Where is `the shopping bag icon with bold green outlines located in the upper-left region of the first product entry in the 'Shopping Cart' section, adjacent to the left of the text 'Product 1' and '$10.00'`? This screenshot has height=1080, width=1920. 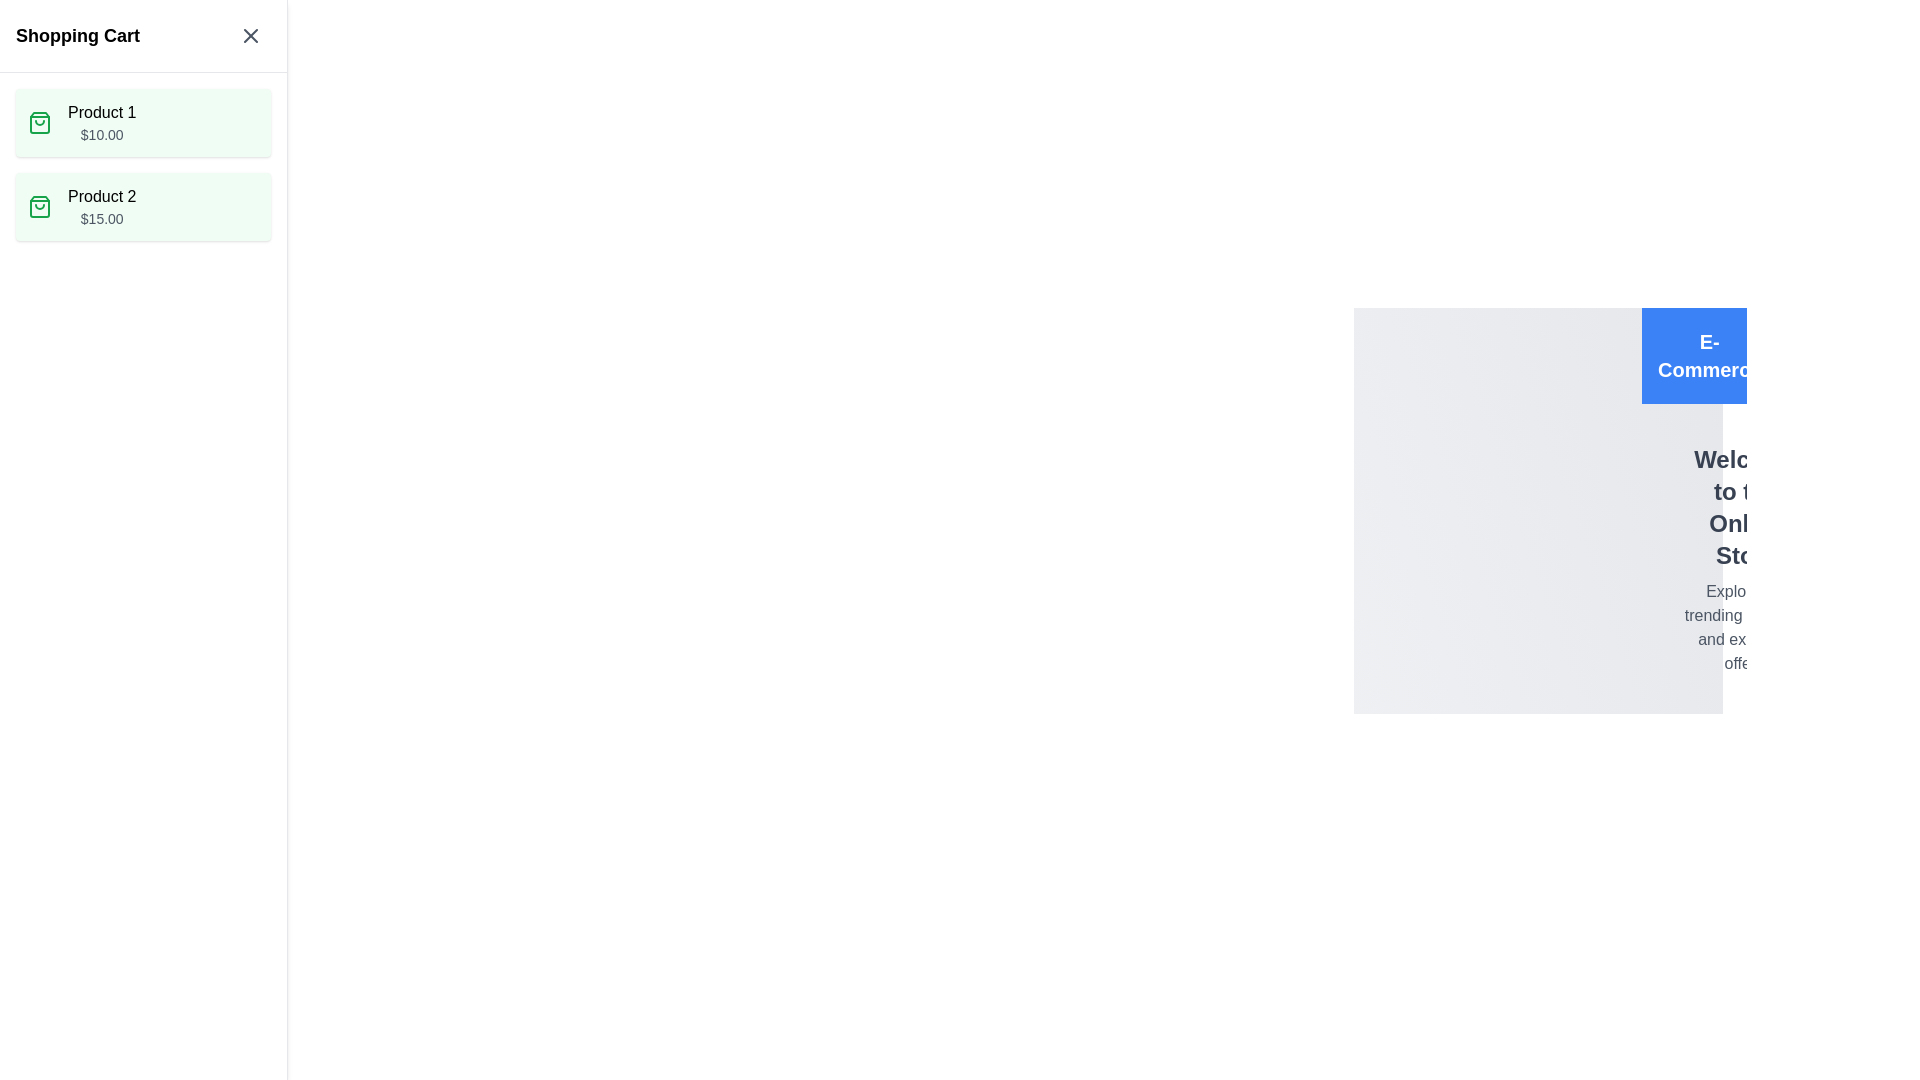
the shopping bag icon with bold green outlines located in the upper-left region of the first product entry in the 'Shopping Cart' section, adjacent to the left of the text 'Product 1' and '$10.00' is located at coordinates (39, 123).